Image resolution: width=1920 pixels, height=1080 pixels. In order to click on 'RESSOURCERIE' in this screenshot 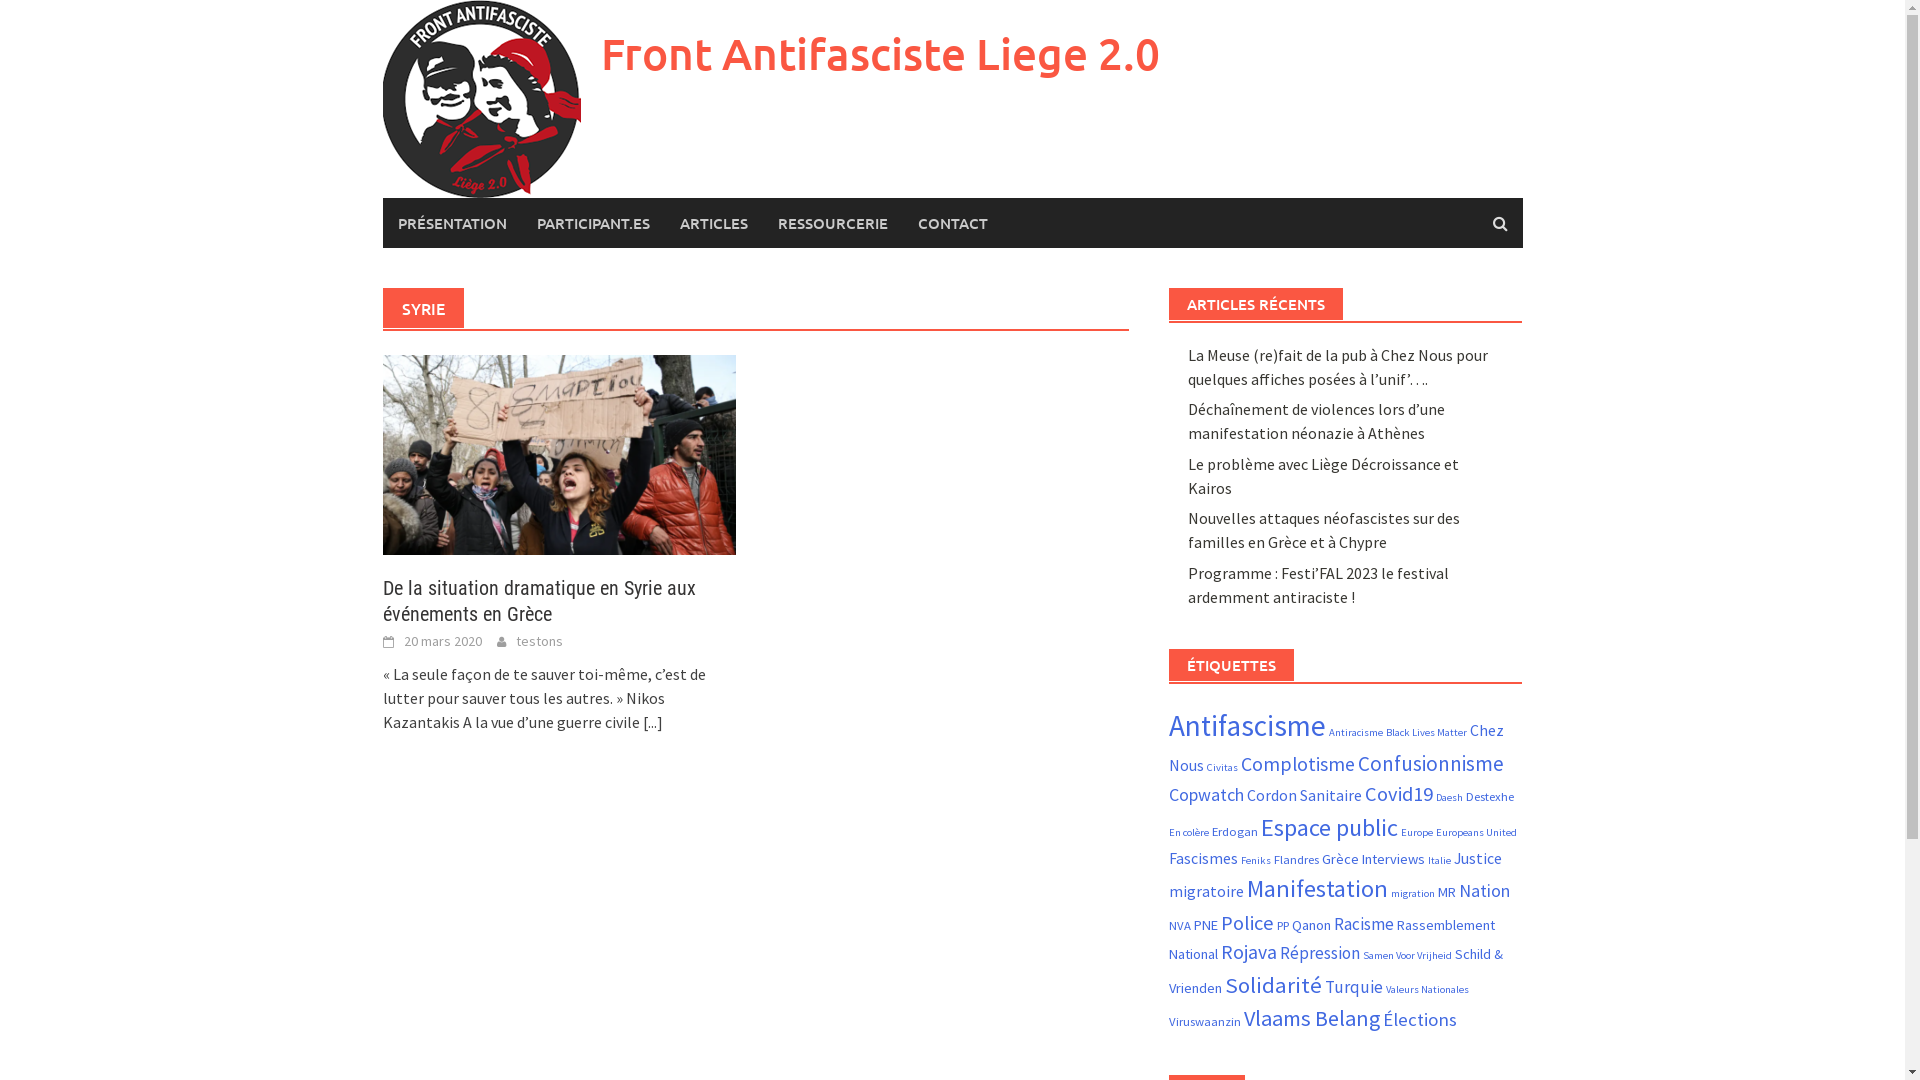, I will do `click(831, 223)`.